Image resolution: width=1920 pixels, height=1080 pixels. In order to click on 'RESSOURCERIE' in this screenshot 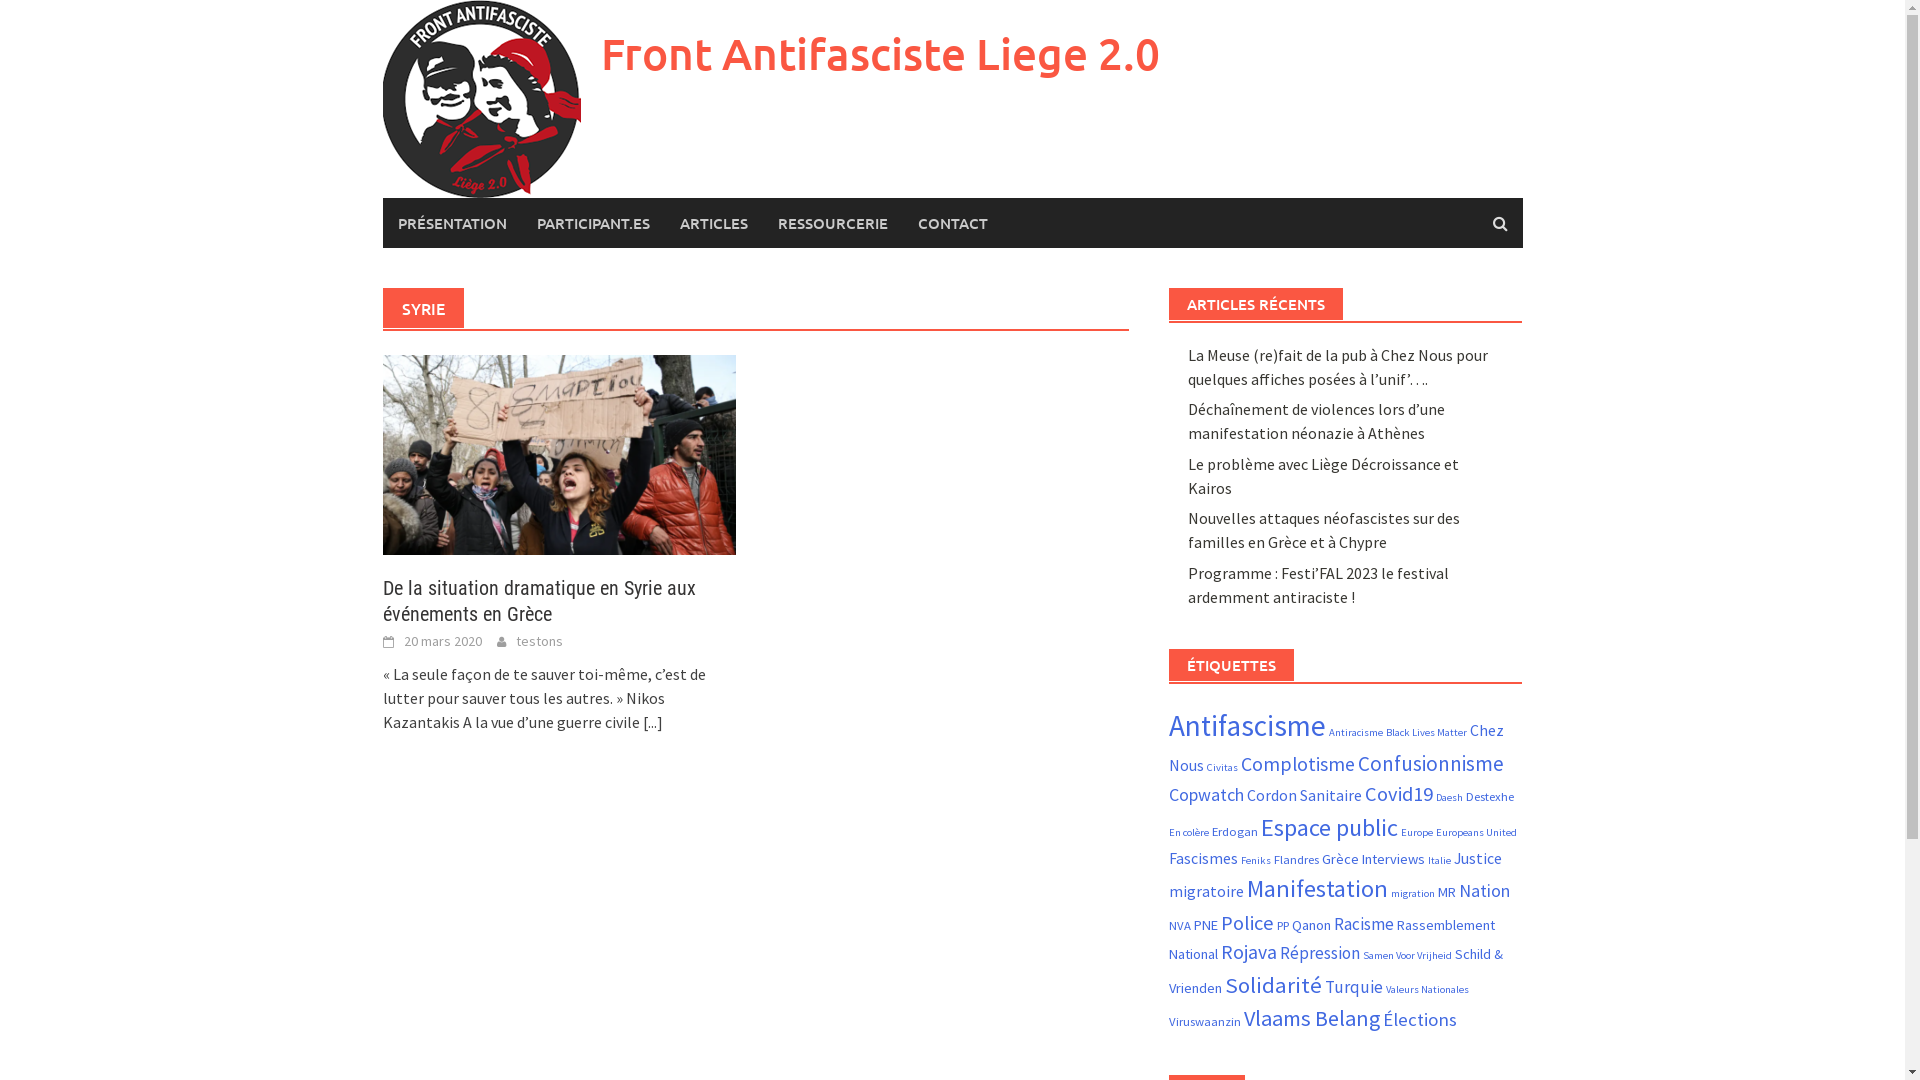, I will do `click(831, 223)`.